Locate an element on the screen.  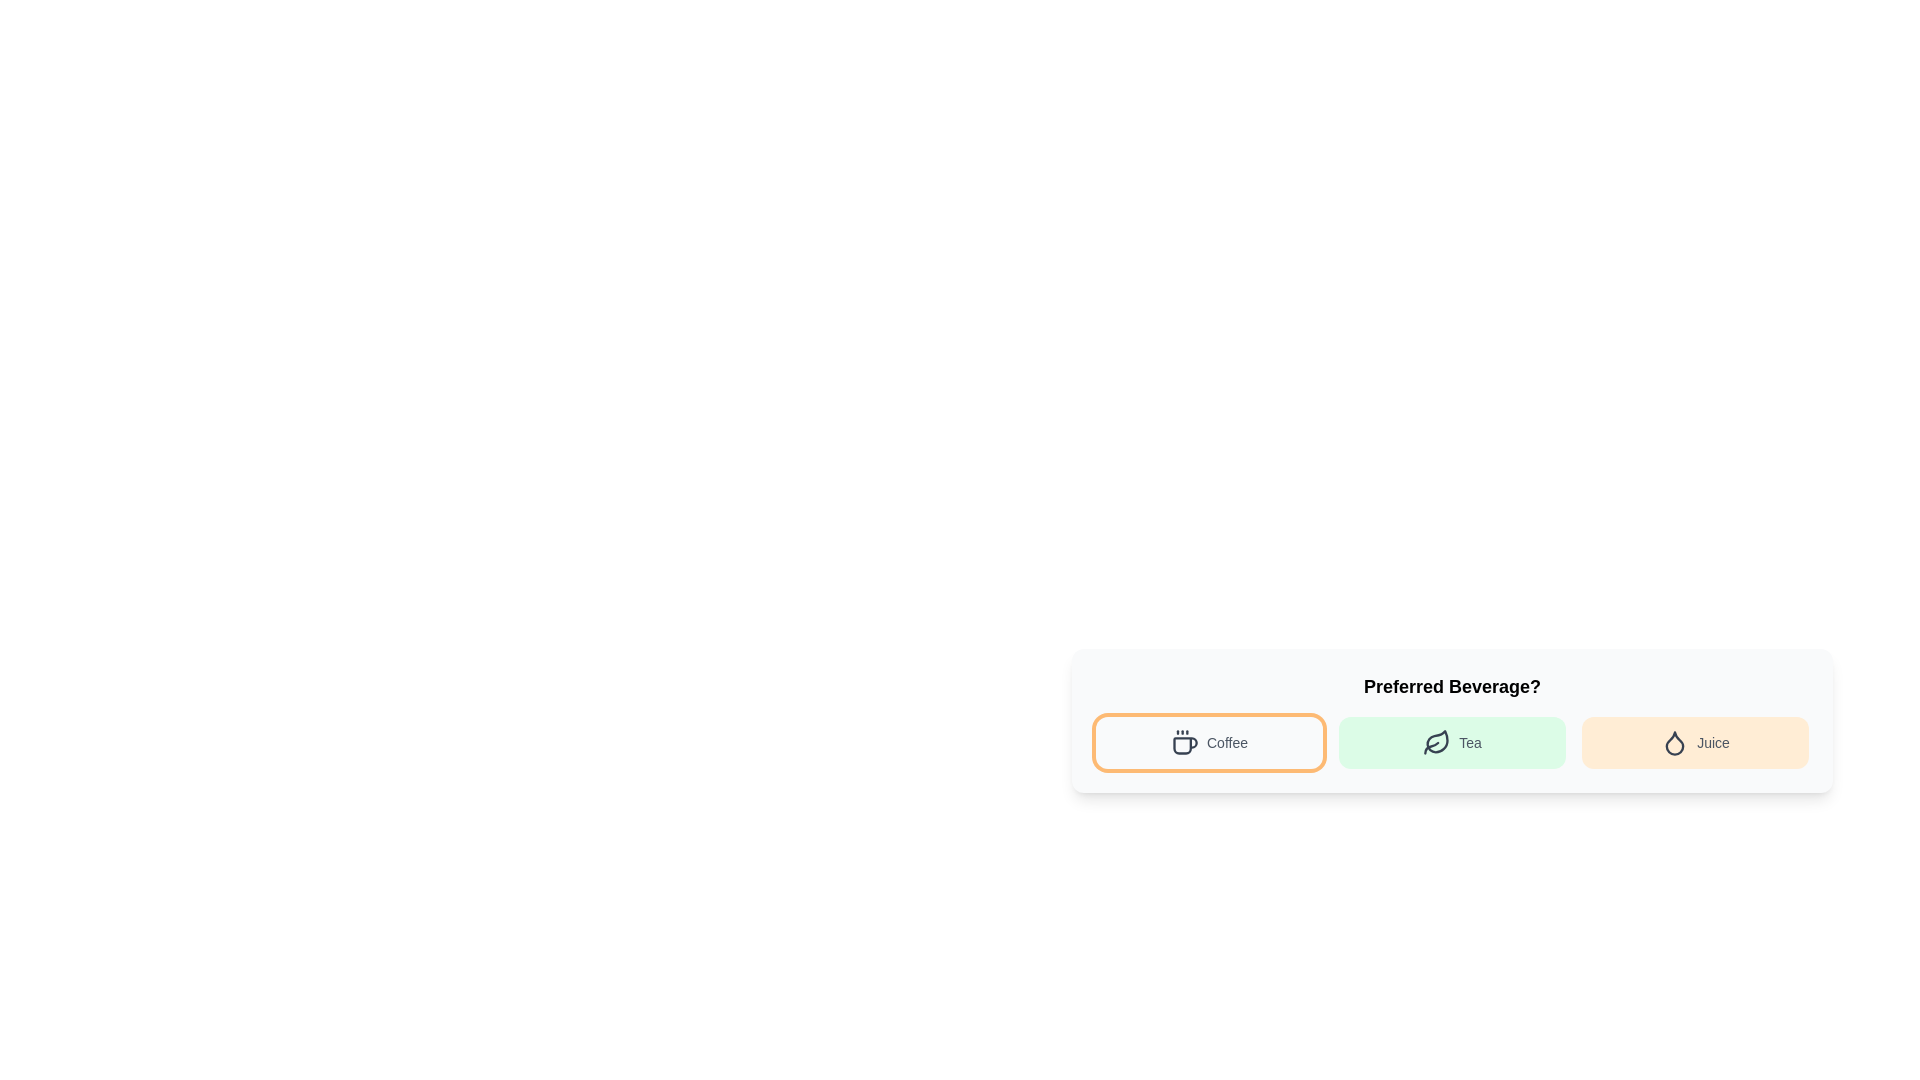
the static text label describing the option to select 'Tea', which is located within a green button, positioned between a leaf icon and the 'Juice' option is located at coordinates (1470, 743).